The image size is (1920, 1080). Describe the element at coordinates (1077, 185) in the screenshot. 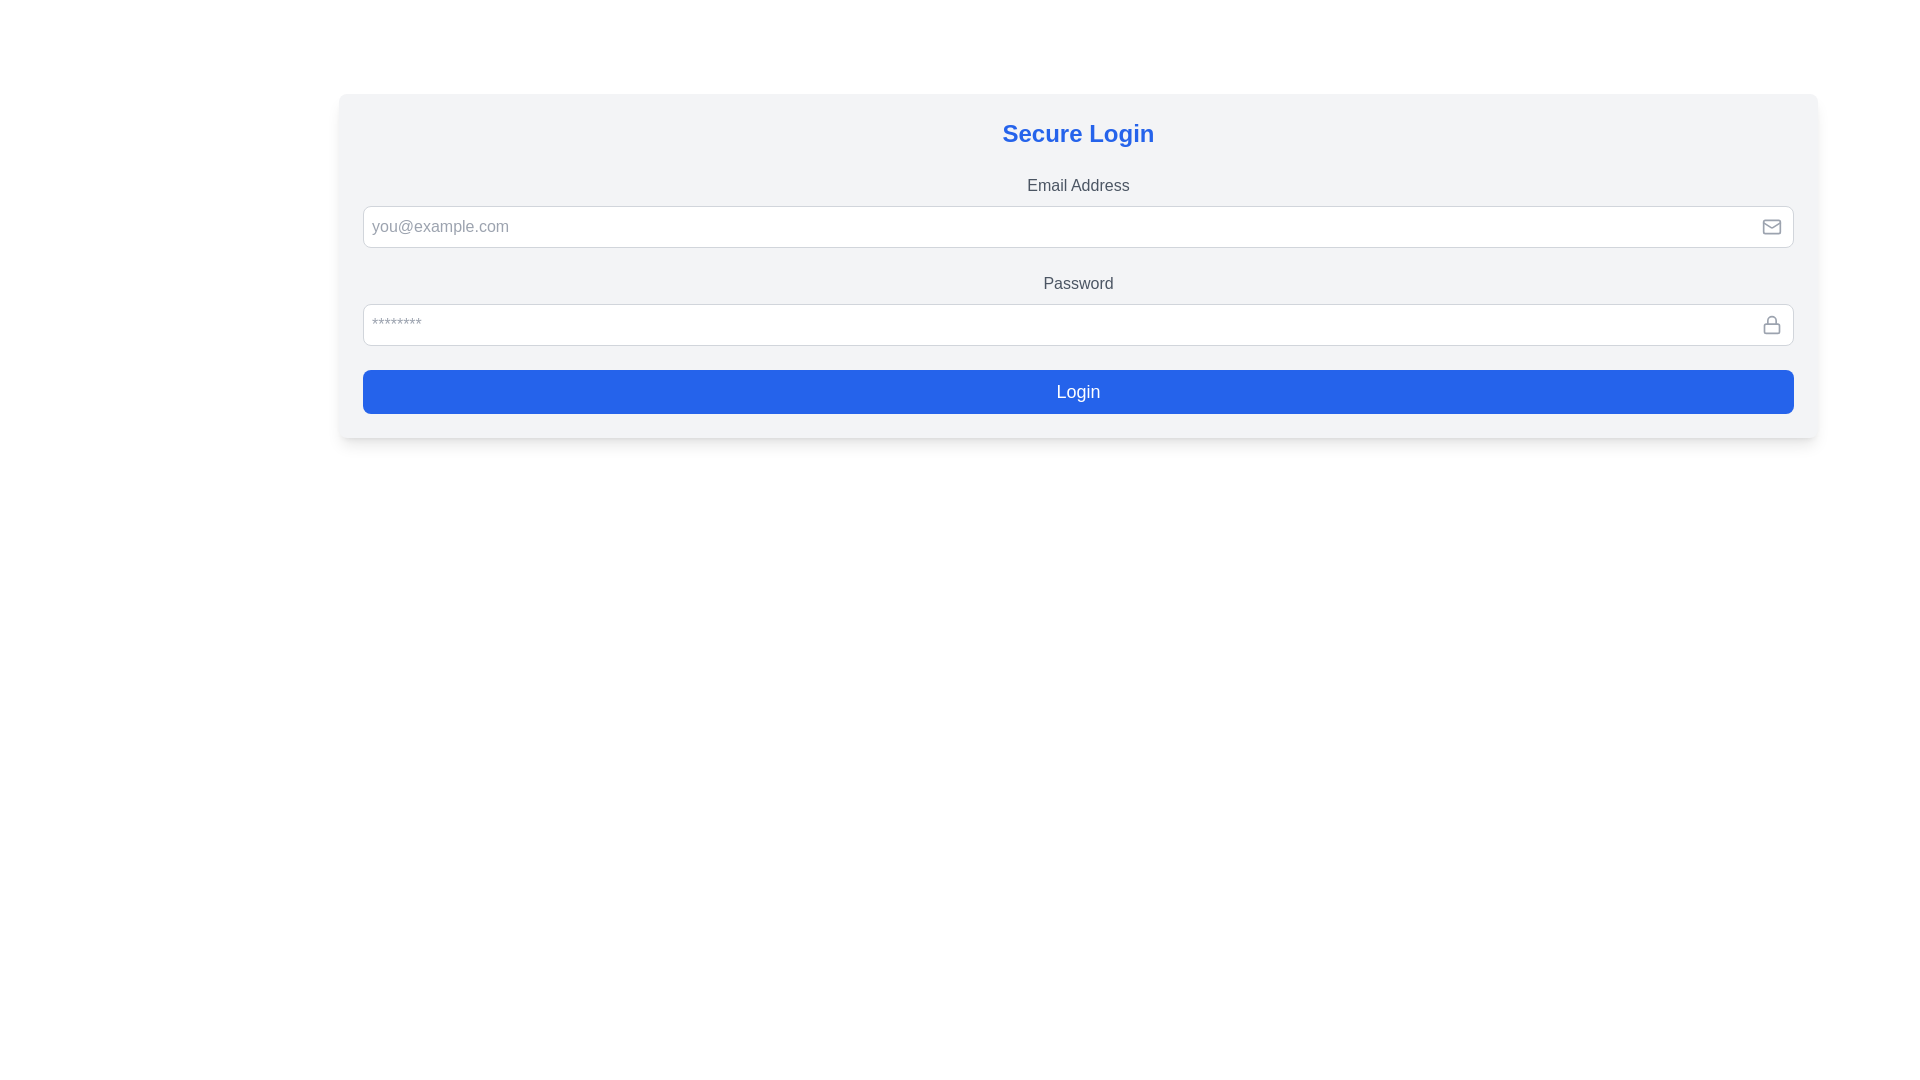

I see `the 'Email Address' label text, which is styled in gray and positioned above the email input field in the form` at that location.